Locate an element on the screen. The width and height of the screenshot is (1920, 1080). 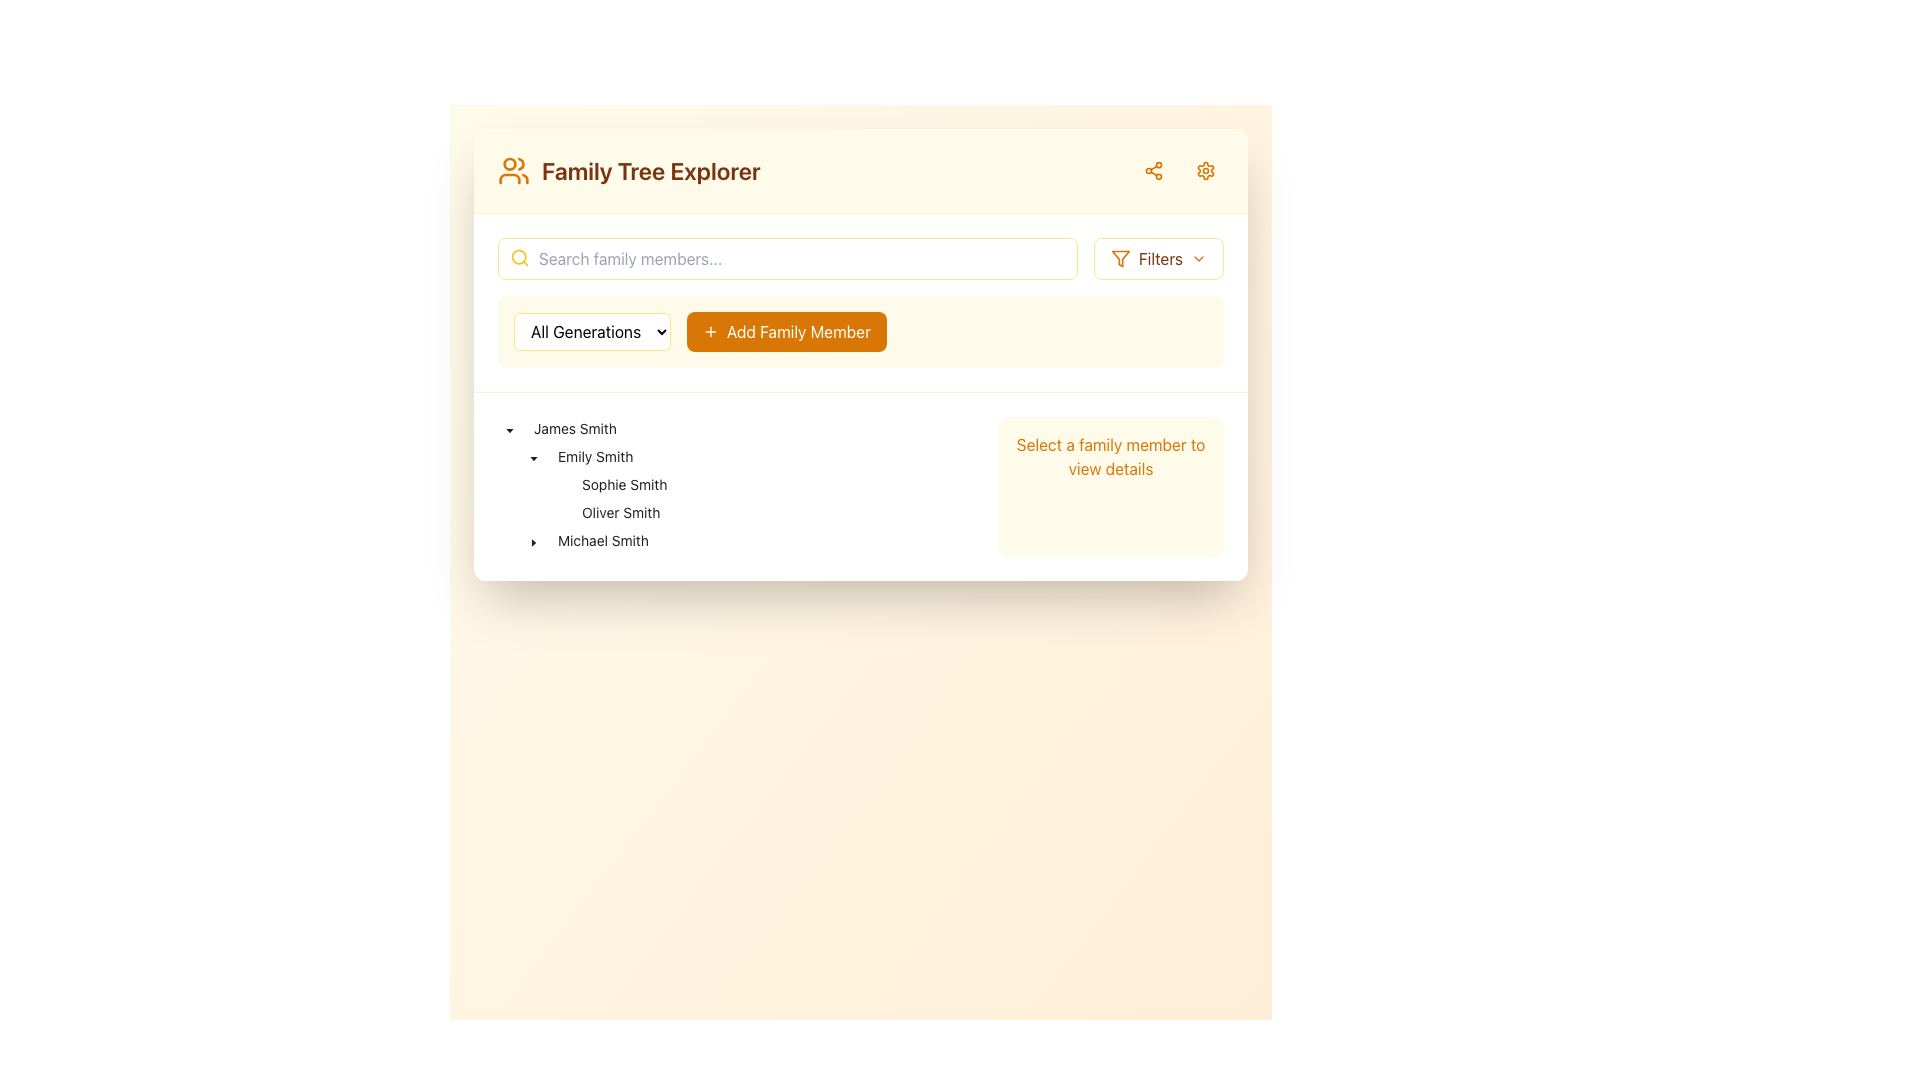
on the Tree item node displaying 'Sophie Smith', the third node under 'Family Tree Explorer' is located at coordinates (585, 485).